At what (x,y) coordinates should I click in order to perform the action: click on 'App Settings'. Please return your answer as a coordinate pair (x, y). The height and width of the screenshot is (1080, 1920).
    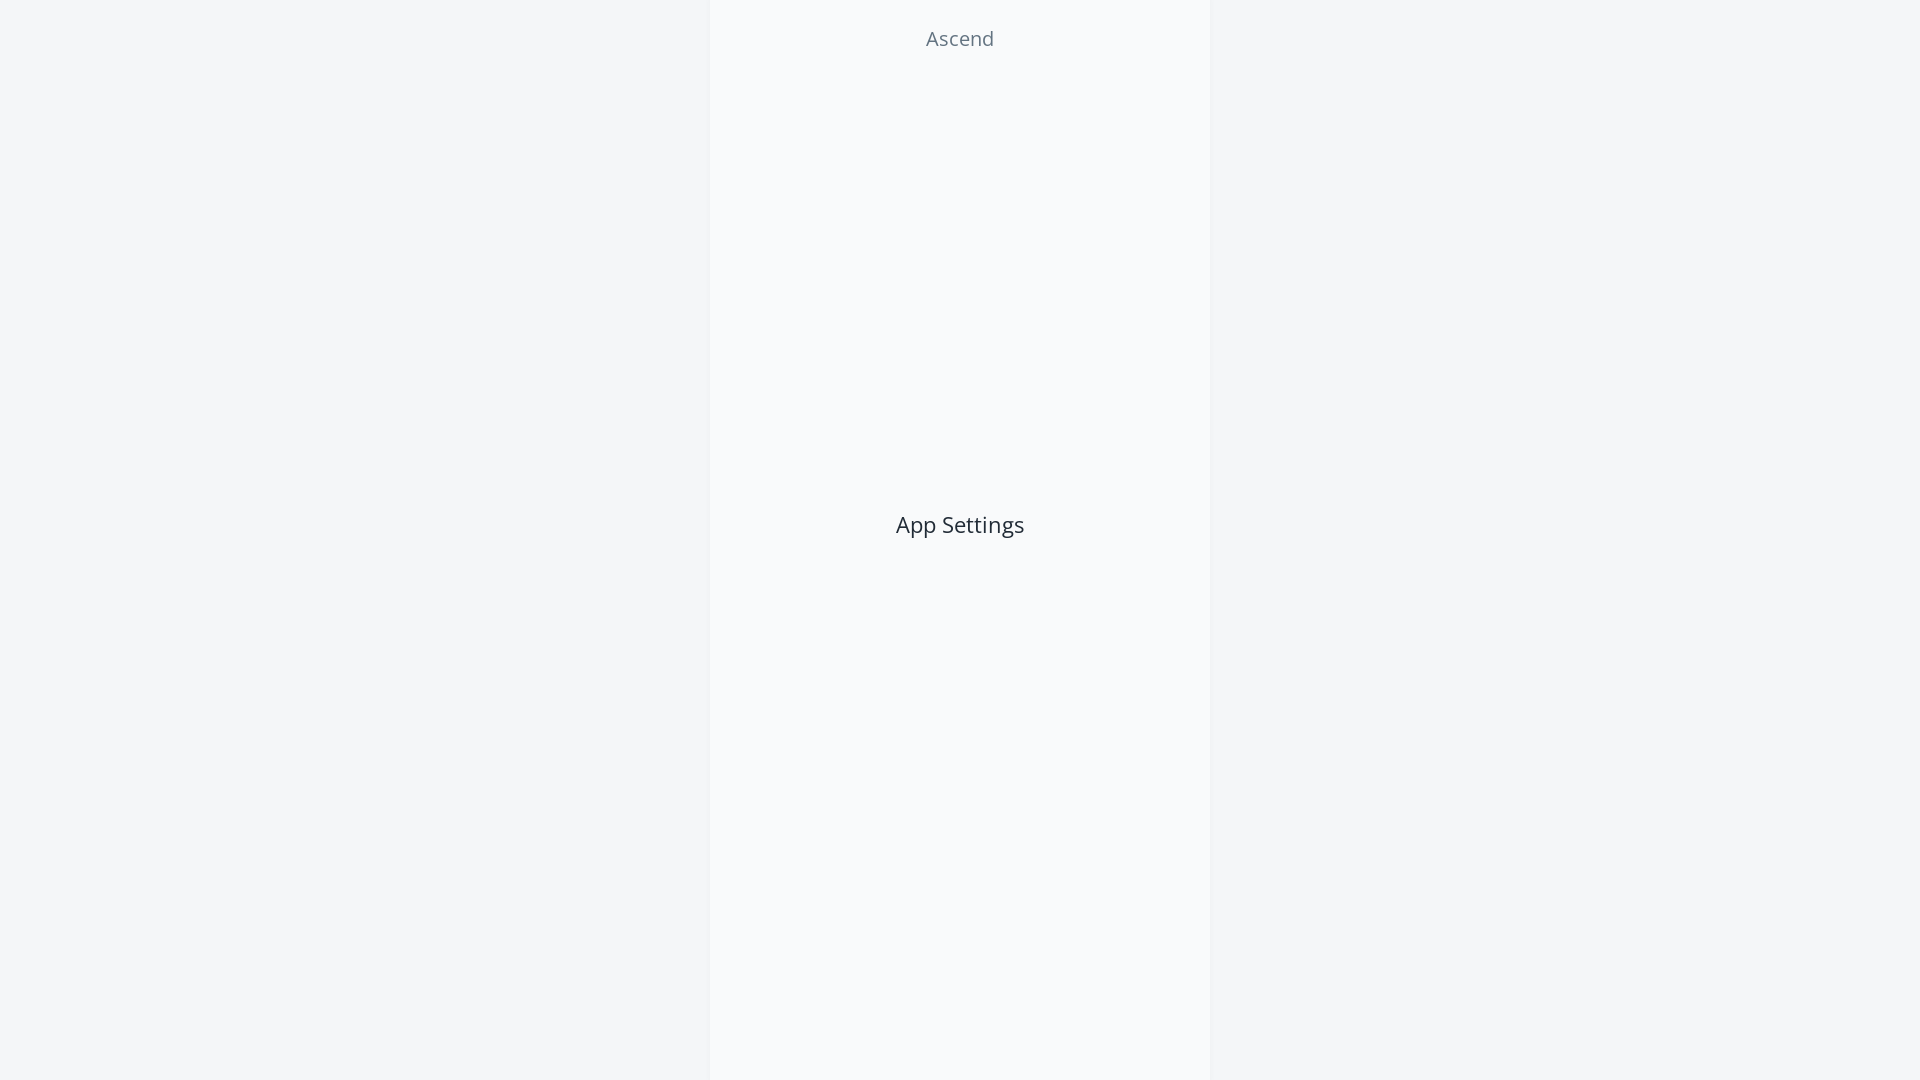
    Looking at the image, I should click on (870, 523).